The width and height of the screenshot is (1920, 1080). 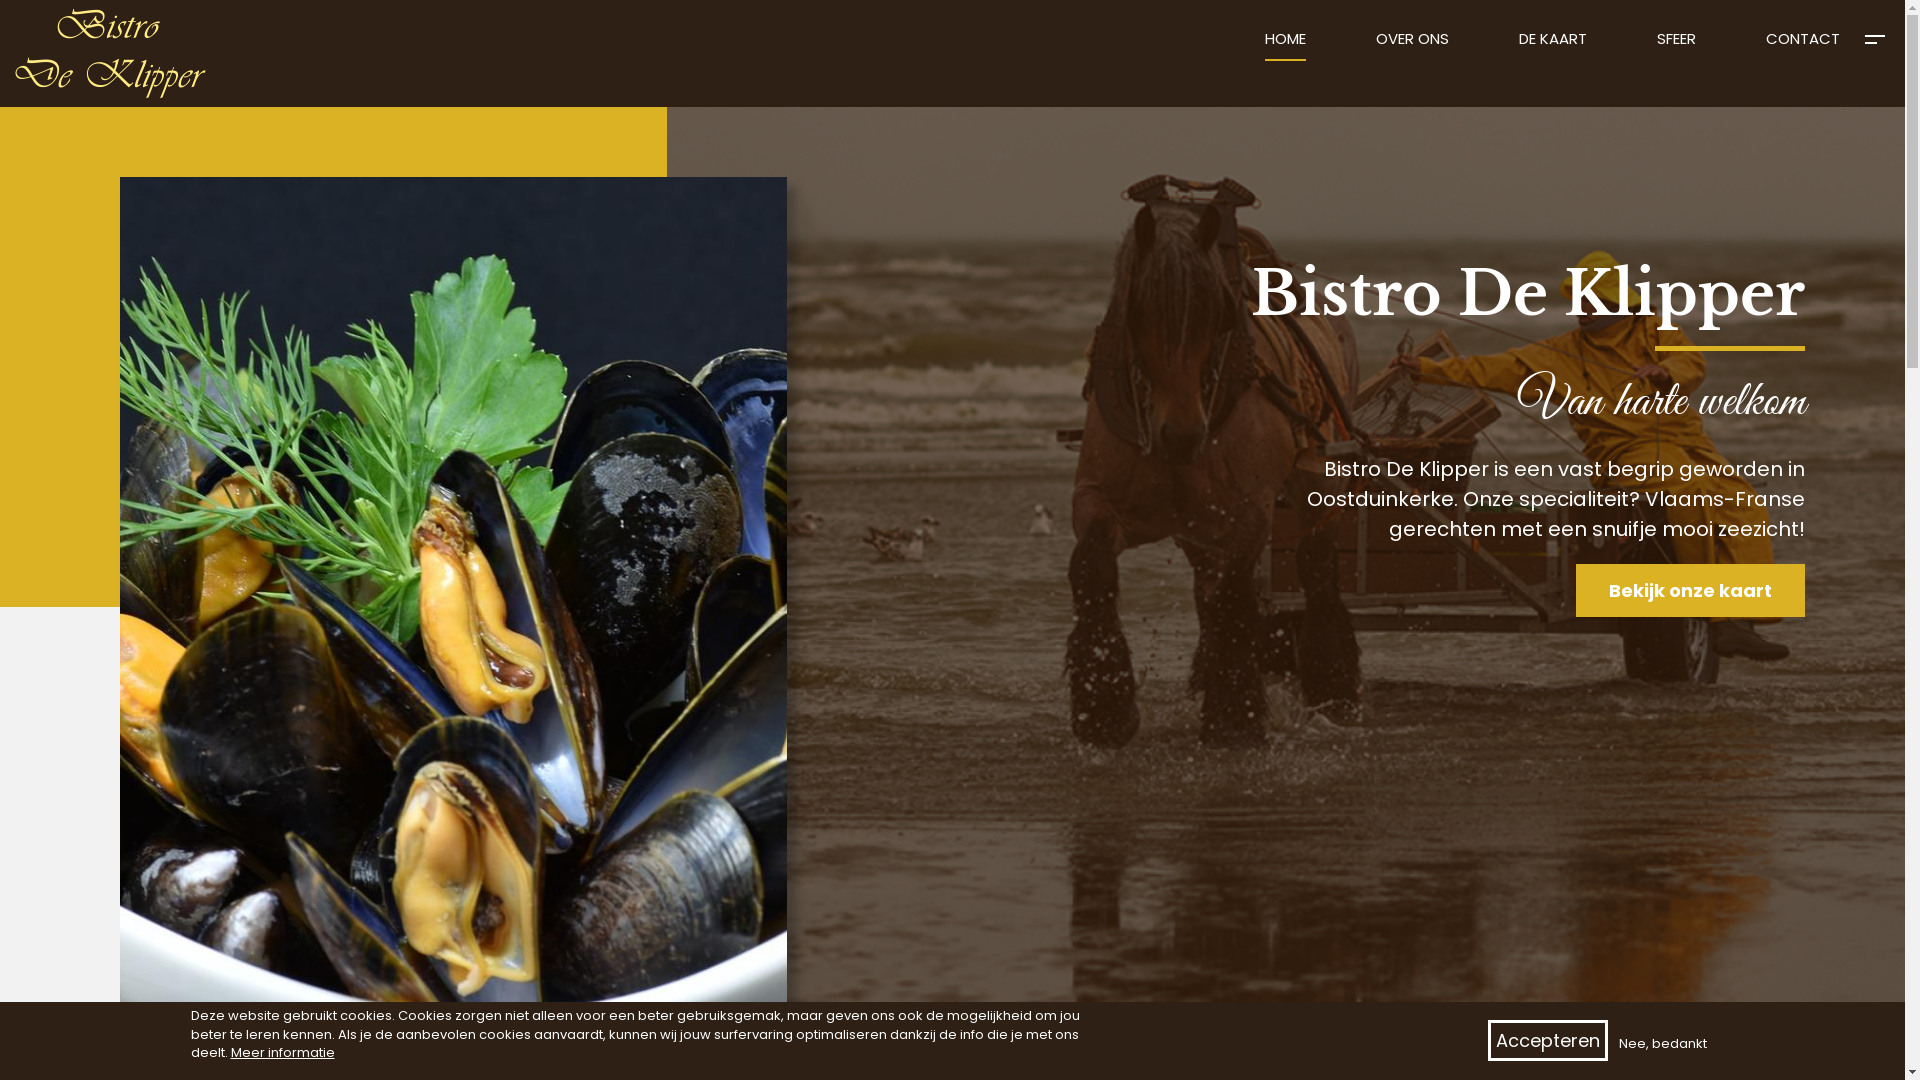 I want to click on 'OVER ONS', so click(x=1375, y=45).